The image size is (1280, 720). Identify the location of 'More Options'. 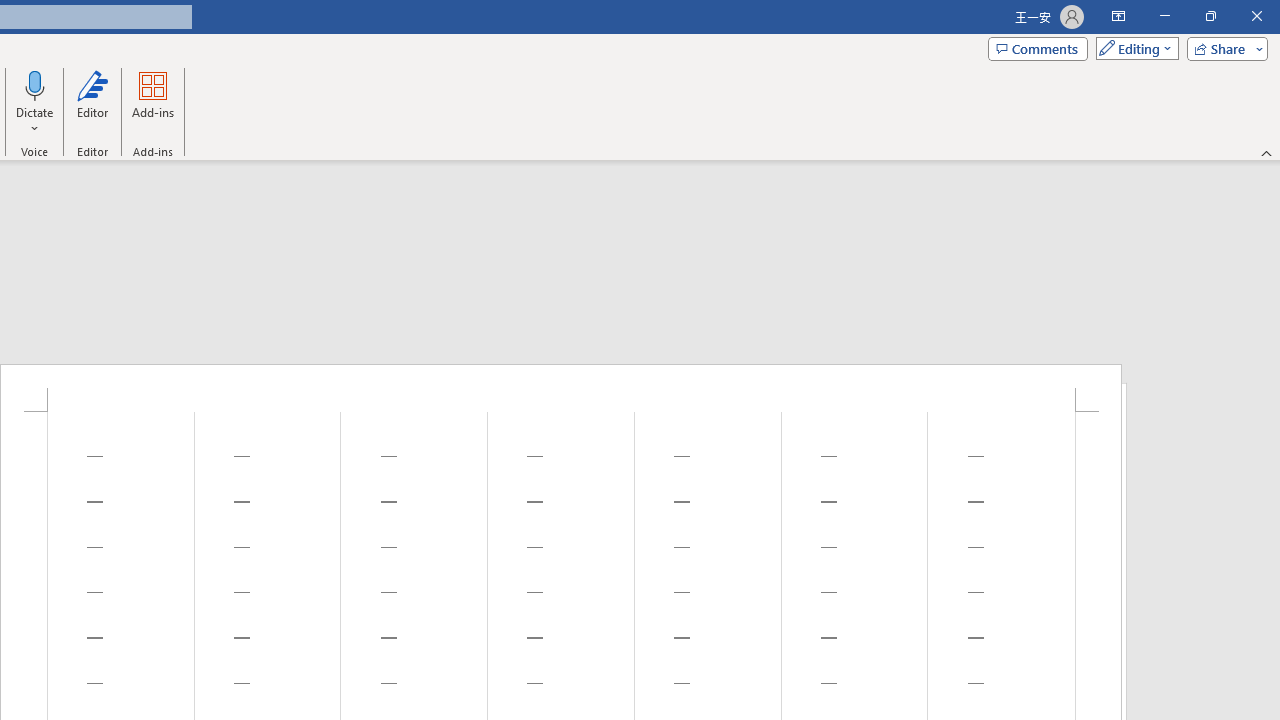
(35, 121).